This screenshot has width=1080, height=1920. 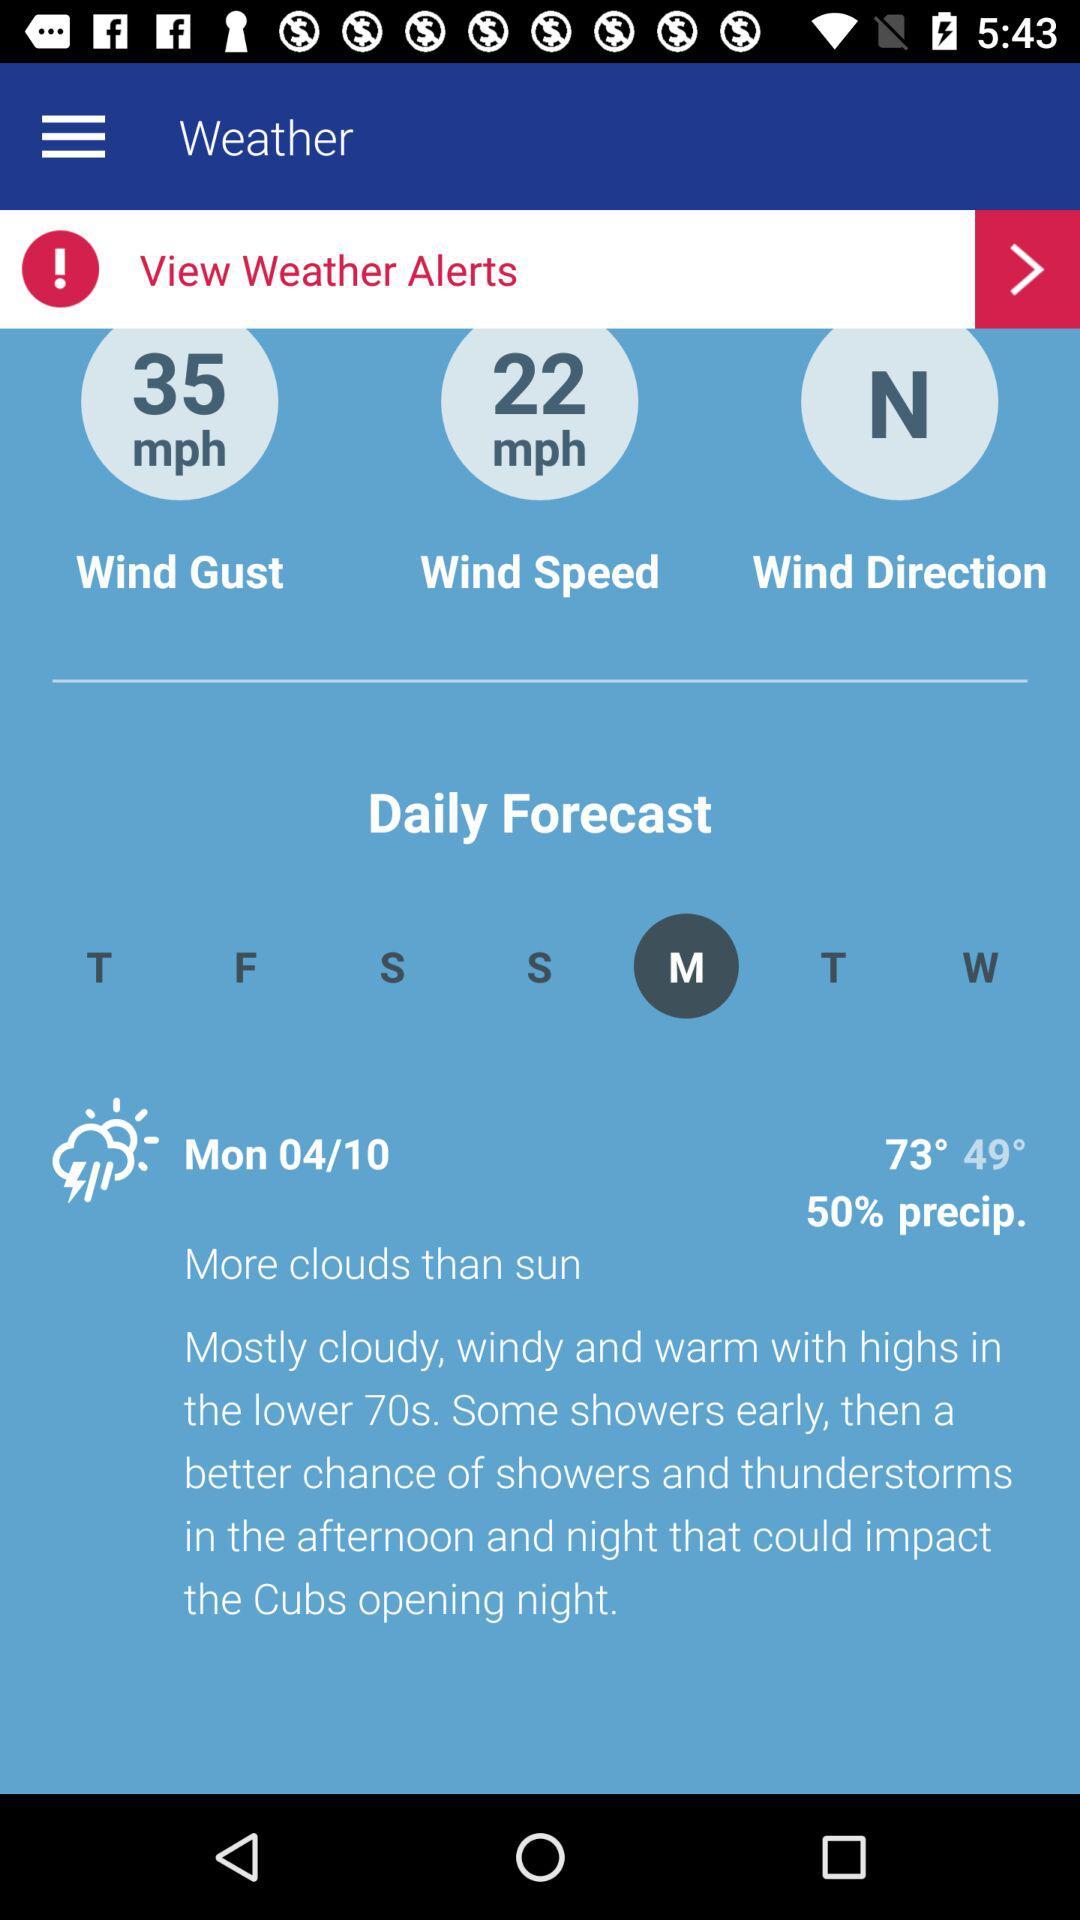 What do you see at coordinates (538, 966) in the screenshot?
I see `button which on left to m` at bounding box center [538, 966].